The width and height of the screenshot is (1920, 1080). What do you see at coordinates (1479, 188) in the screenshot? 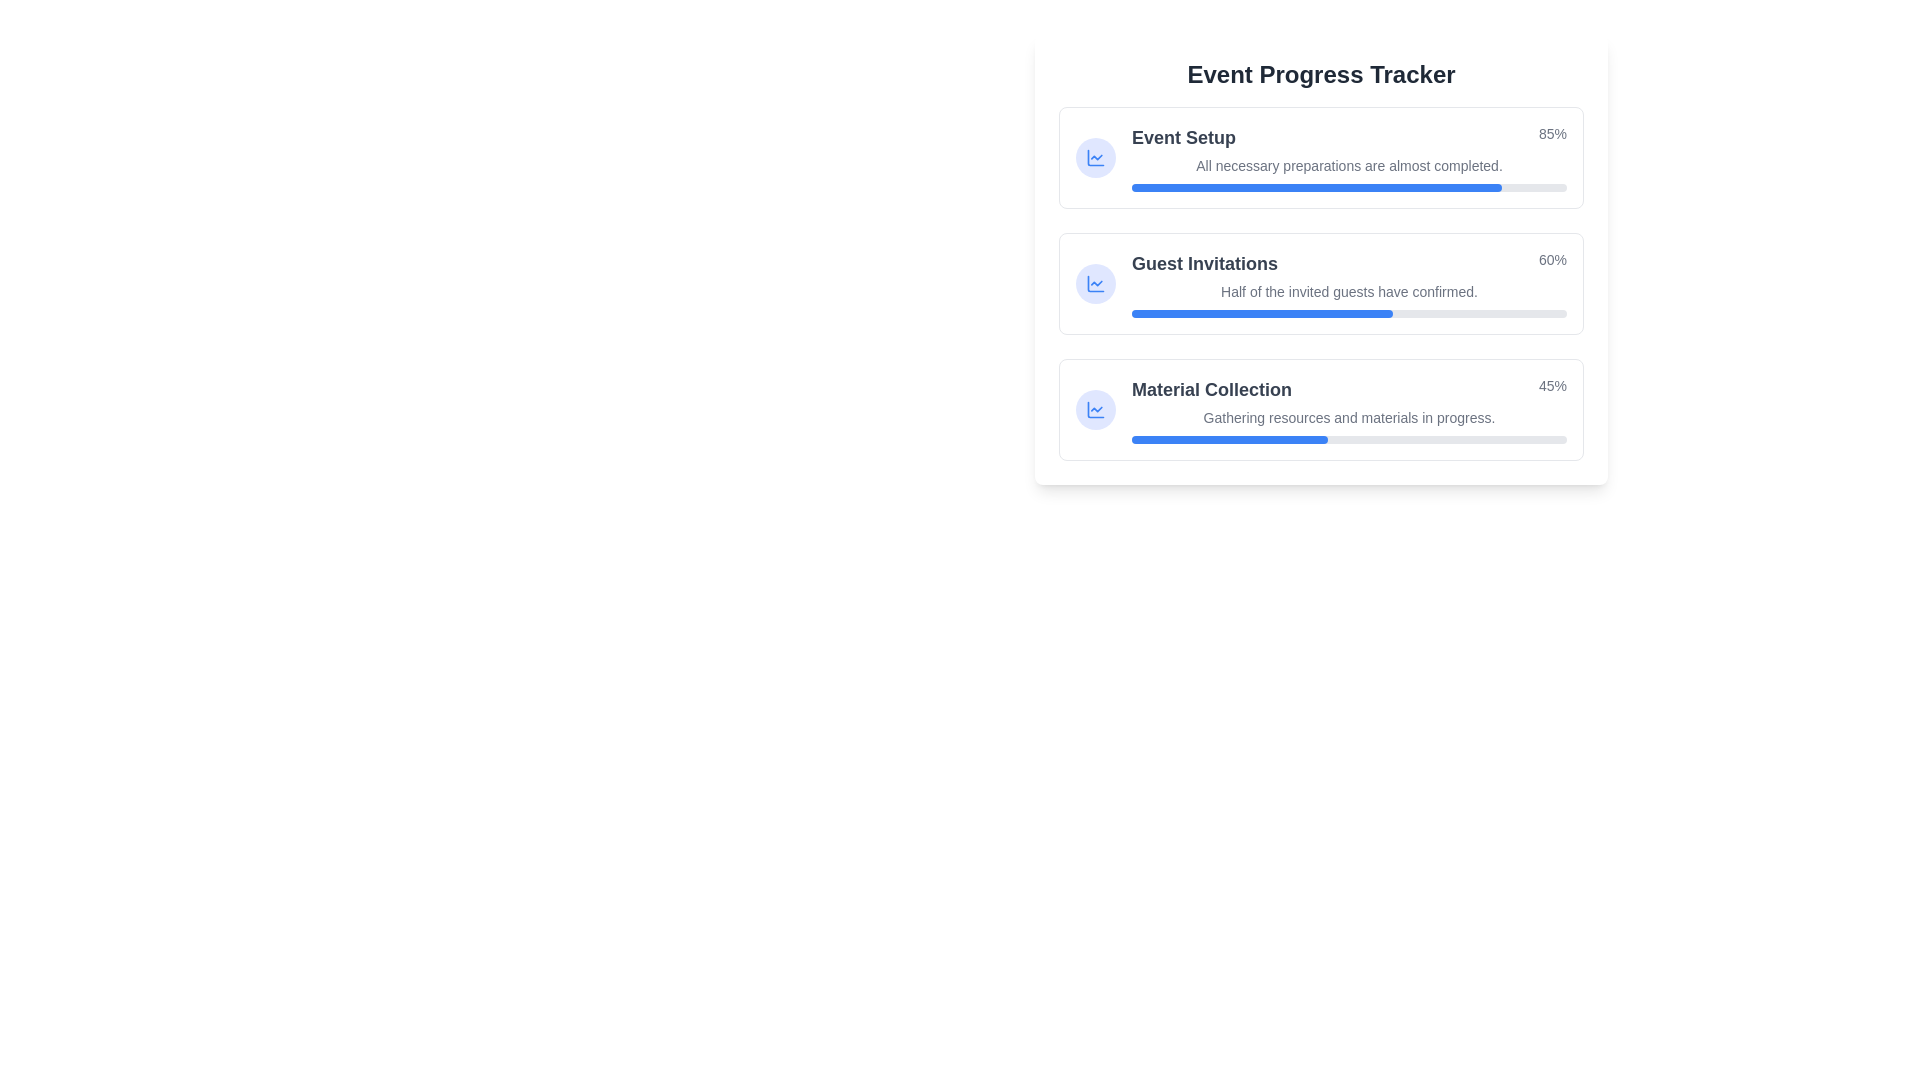
I see `the progress of the bar` at bounding box center [1479, 188].